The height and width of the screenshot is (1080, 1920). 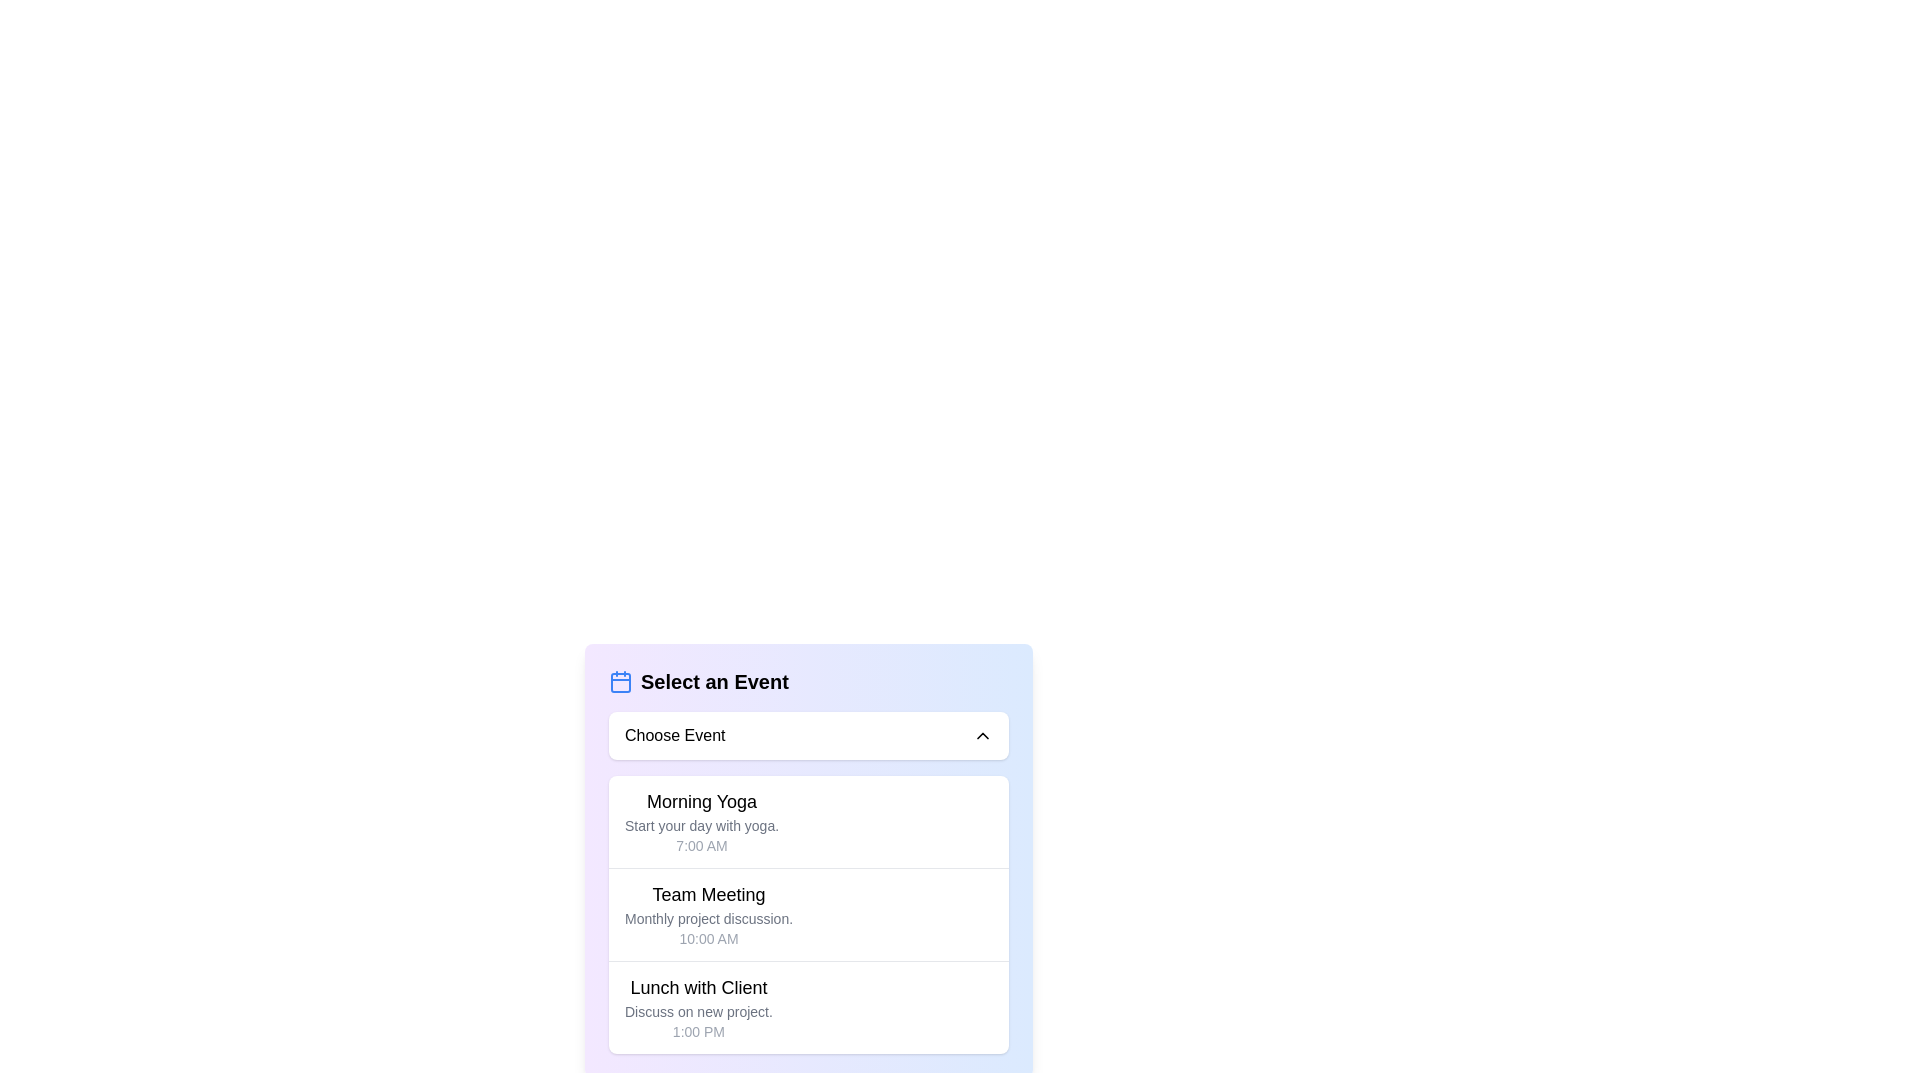 I want to click on the descriptive subtitle Text Label that provides additional details about the 'Team Meeting' event, so click(x=709, y=918).